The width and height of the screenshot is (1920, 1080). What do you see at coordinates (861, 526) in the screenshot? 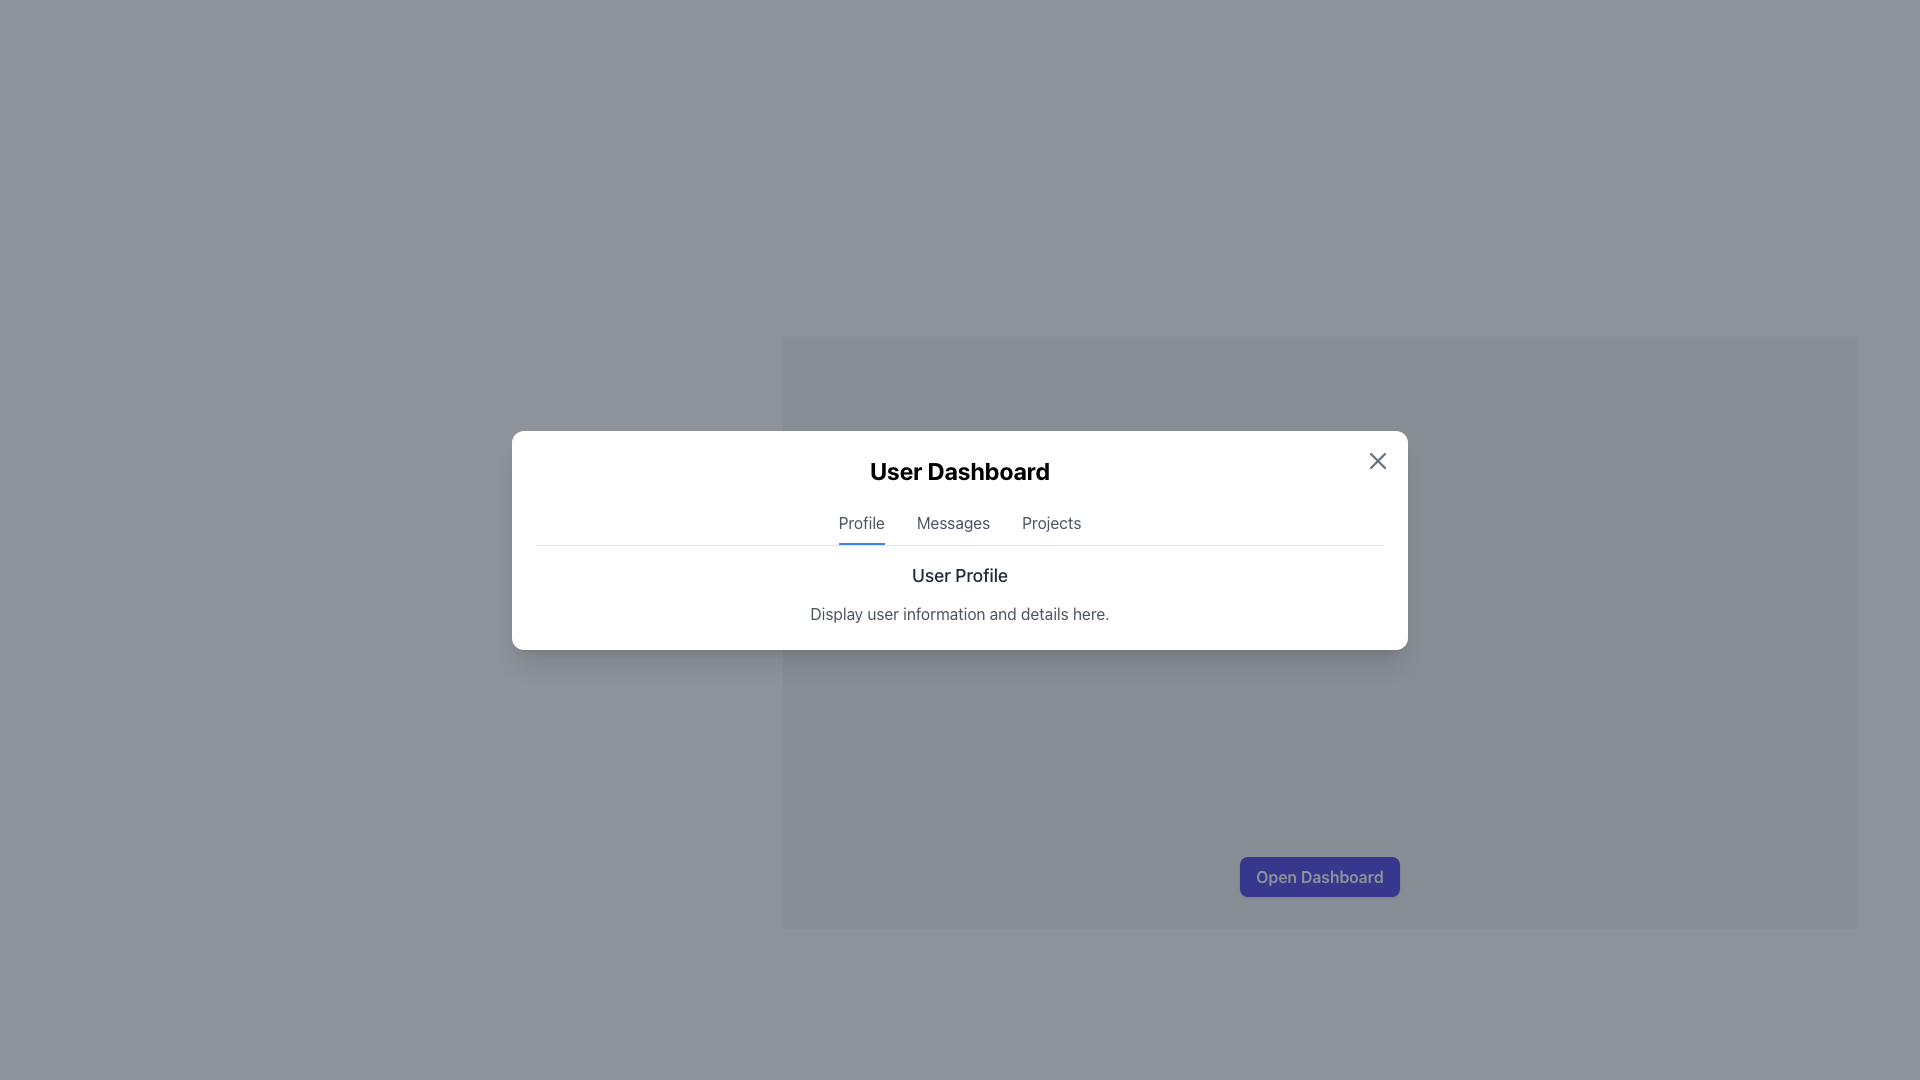
I see `the 'Profile' tab in the horizontal tab bar under the 'User Dashboard' modal` at bounding box center [861, 526].